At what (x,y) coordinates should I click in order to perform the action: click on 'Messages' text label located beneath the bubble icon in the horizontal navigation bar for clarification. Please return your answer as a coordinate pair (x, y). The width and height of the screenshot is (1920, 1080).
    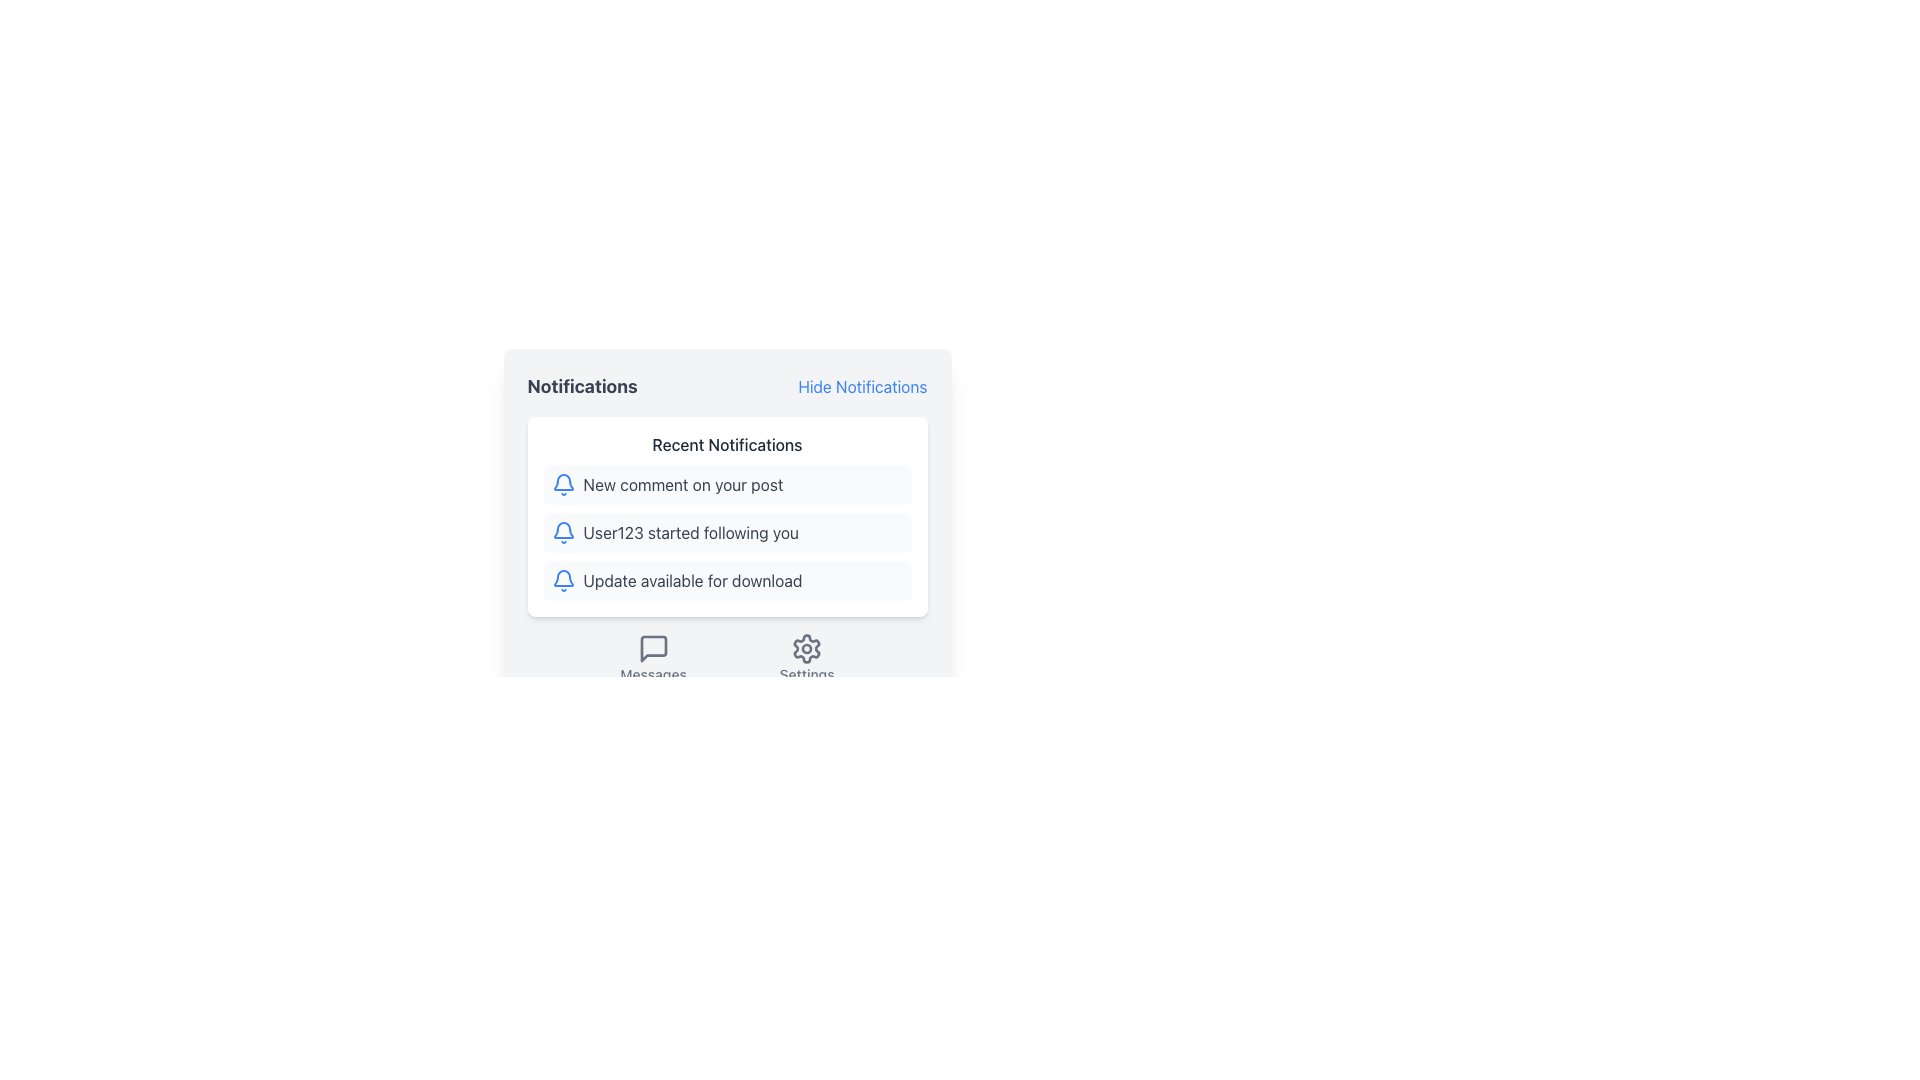
    Looking at the image, I should click on (653, 675).